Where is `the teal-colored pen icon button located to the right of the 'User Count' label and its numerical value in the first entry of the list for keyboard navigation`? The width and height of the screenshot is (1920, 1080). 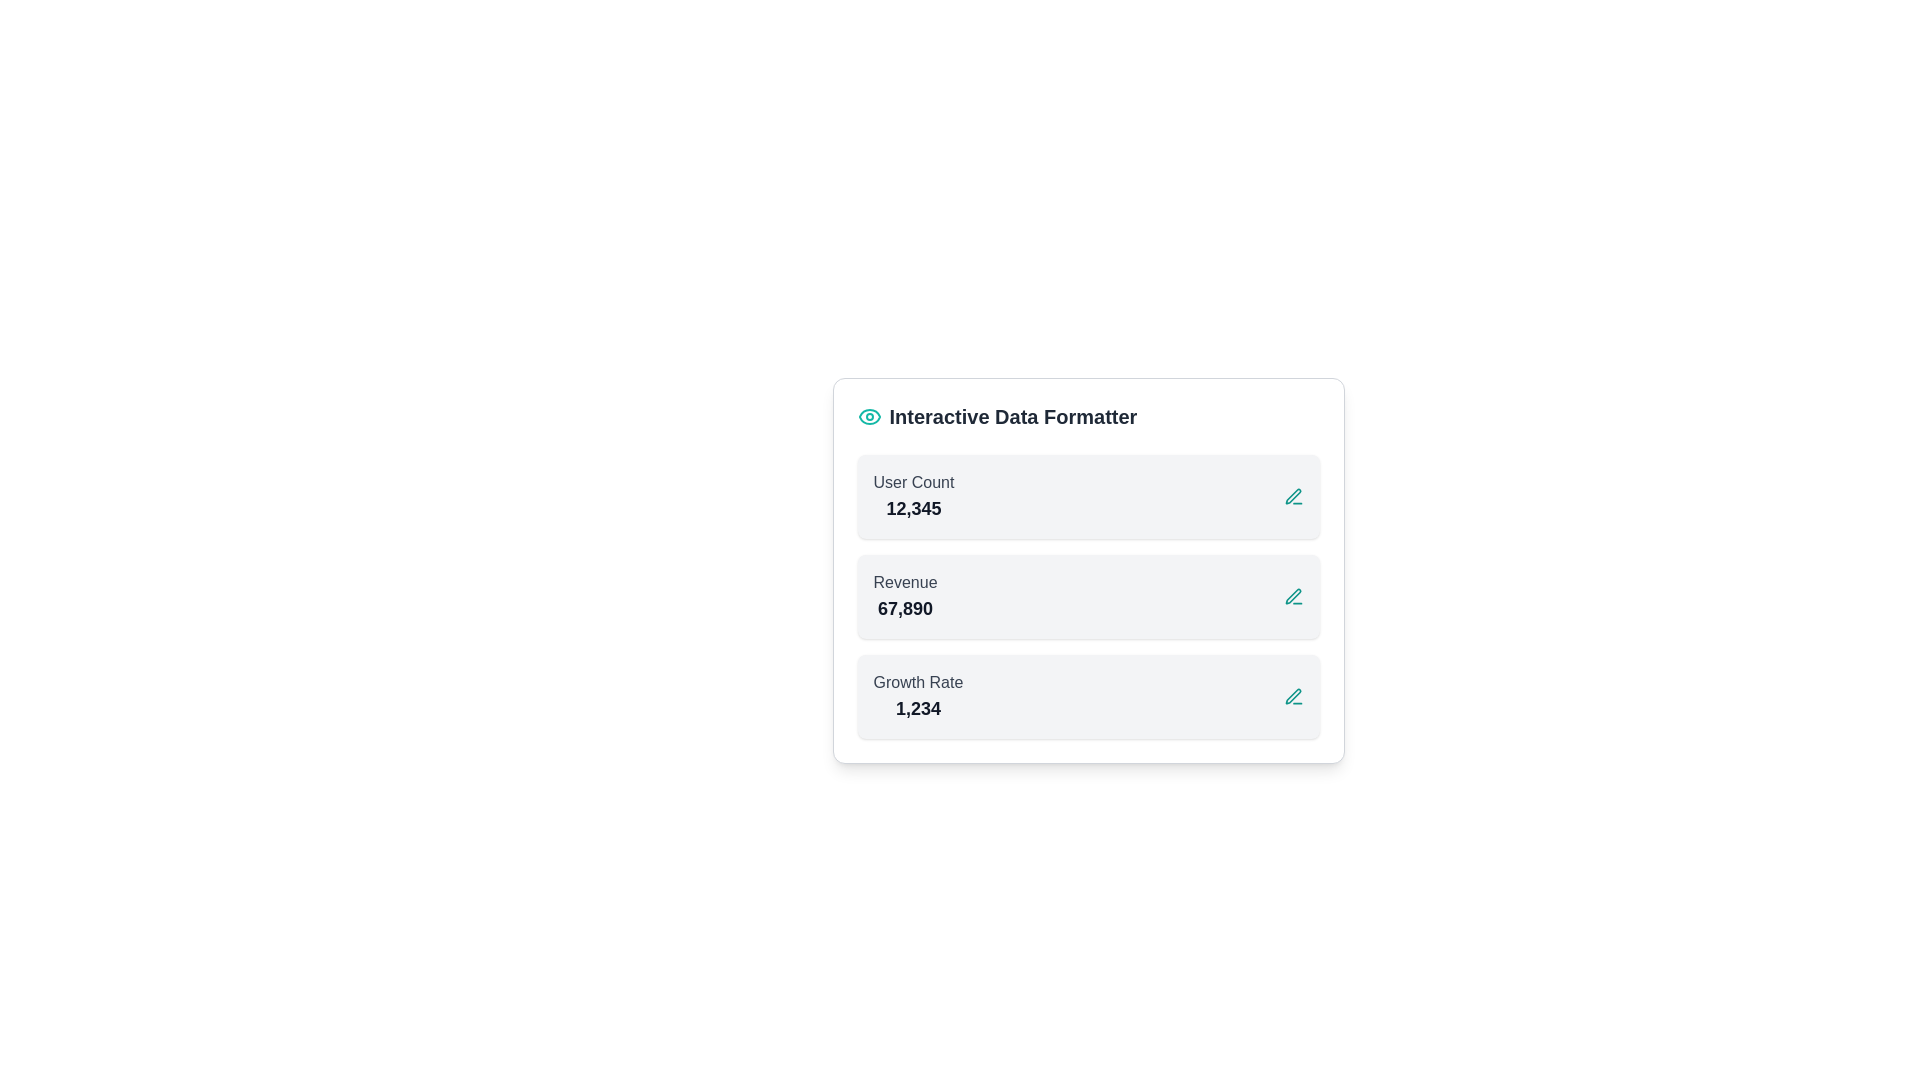
the teal-colored pen icon button located to the right of the 'User Count' label and its numerical value in the first entry of the list for keyboard navigation is located at coordinates (1293, 496).